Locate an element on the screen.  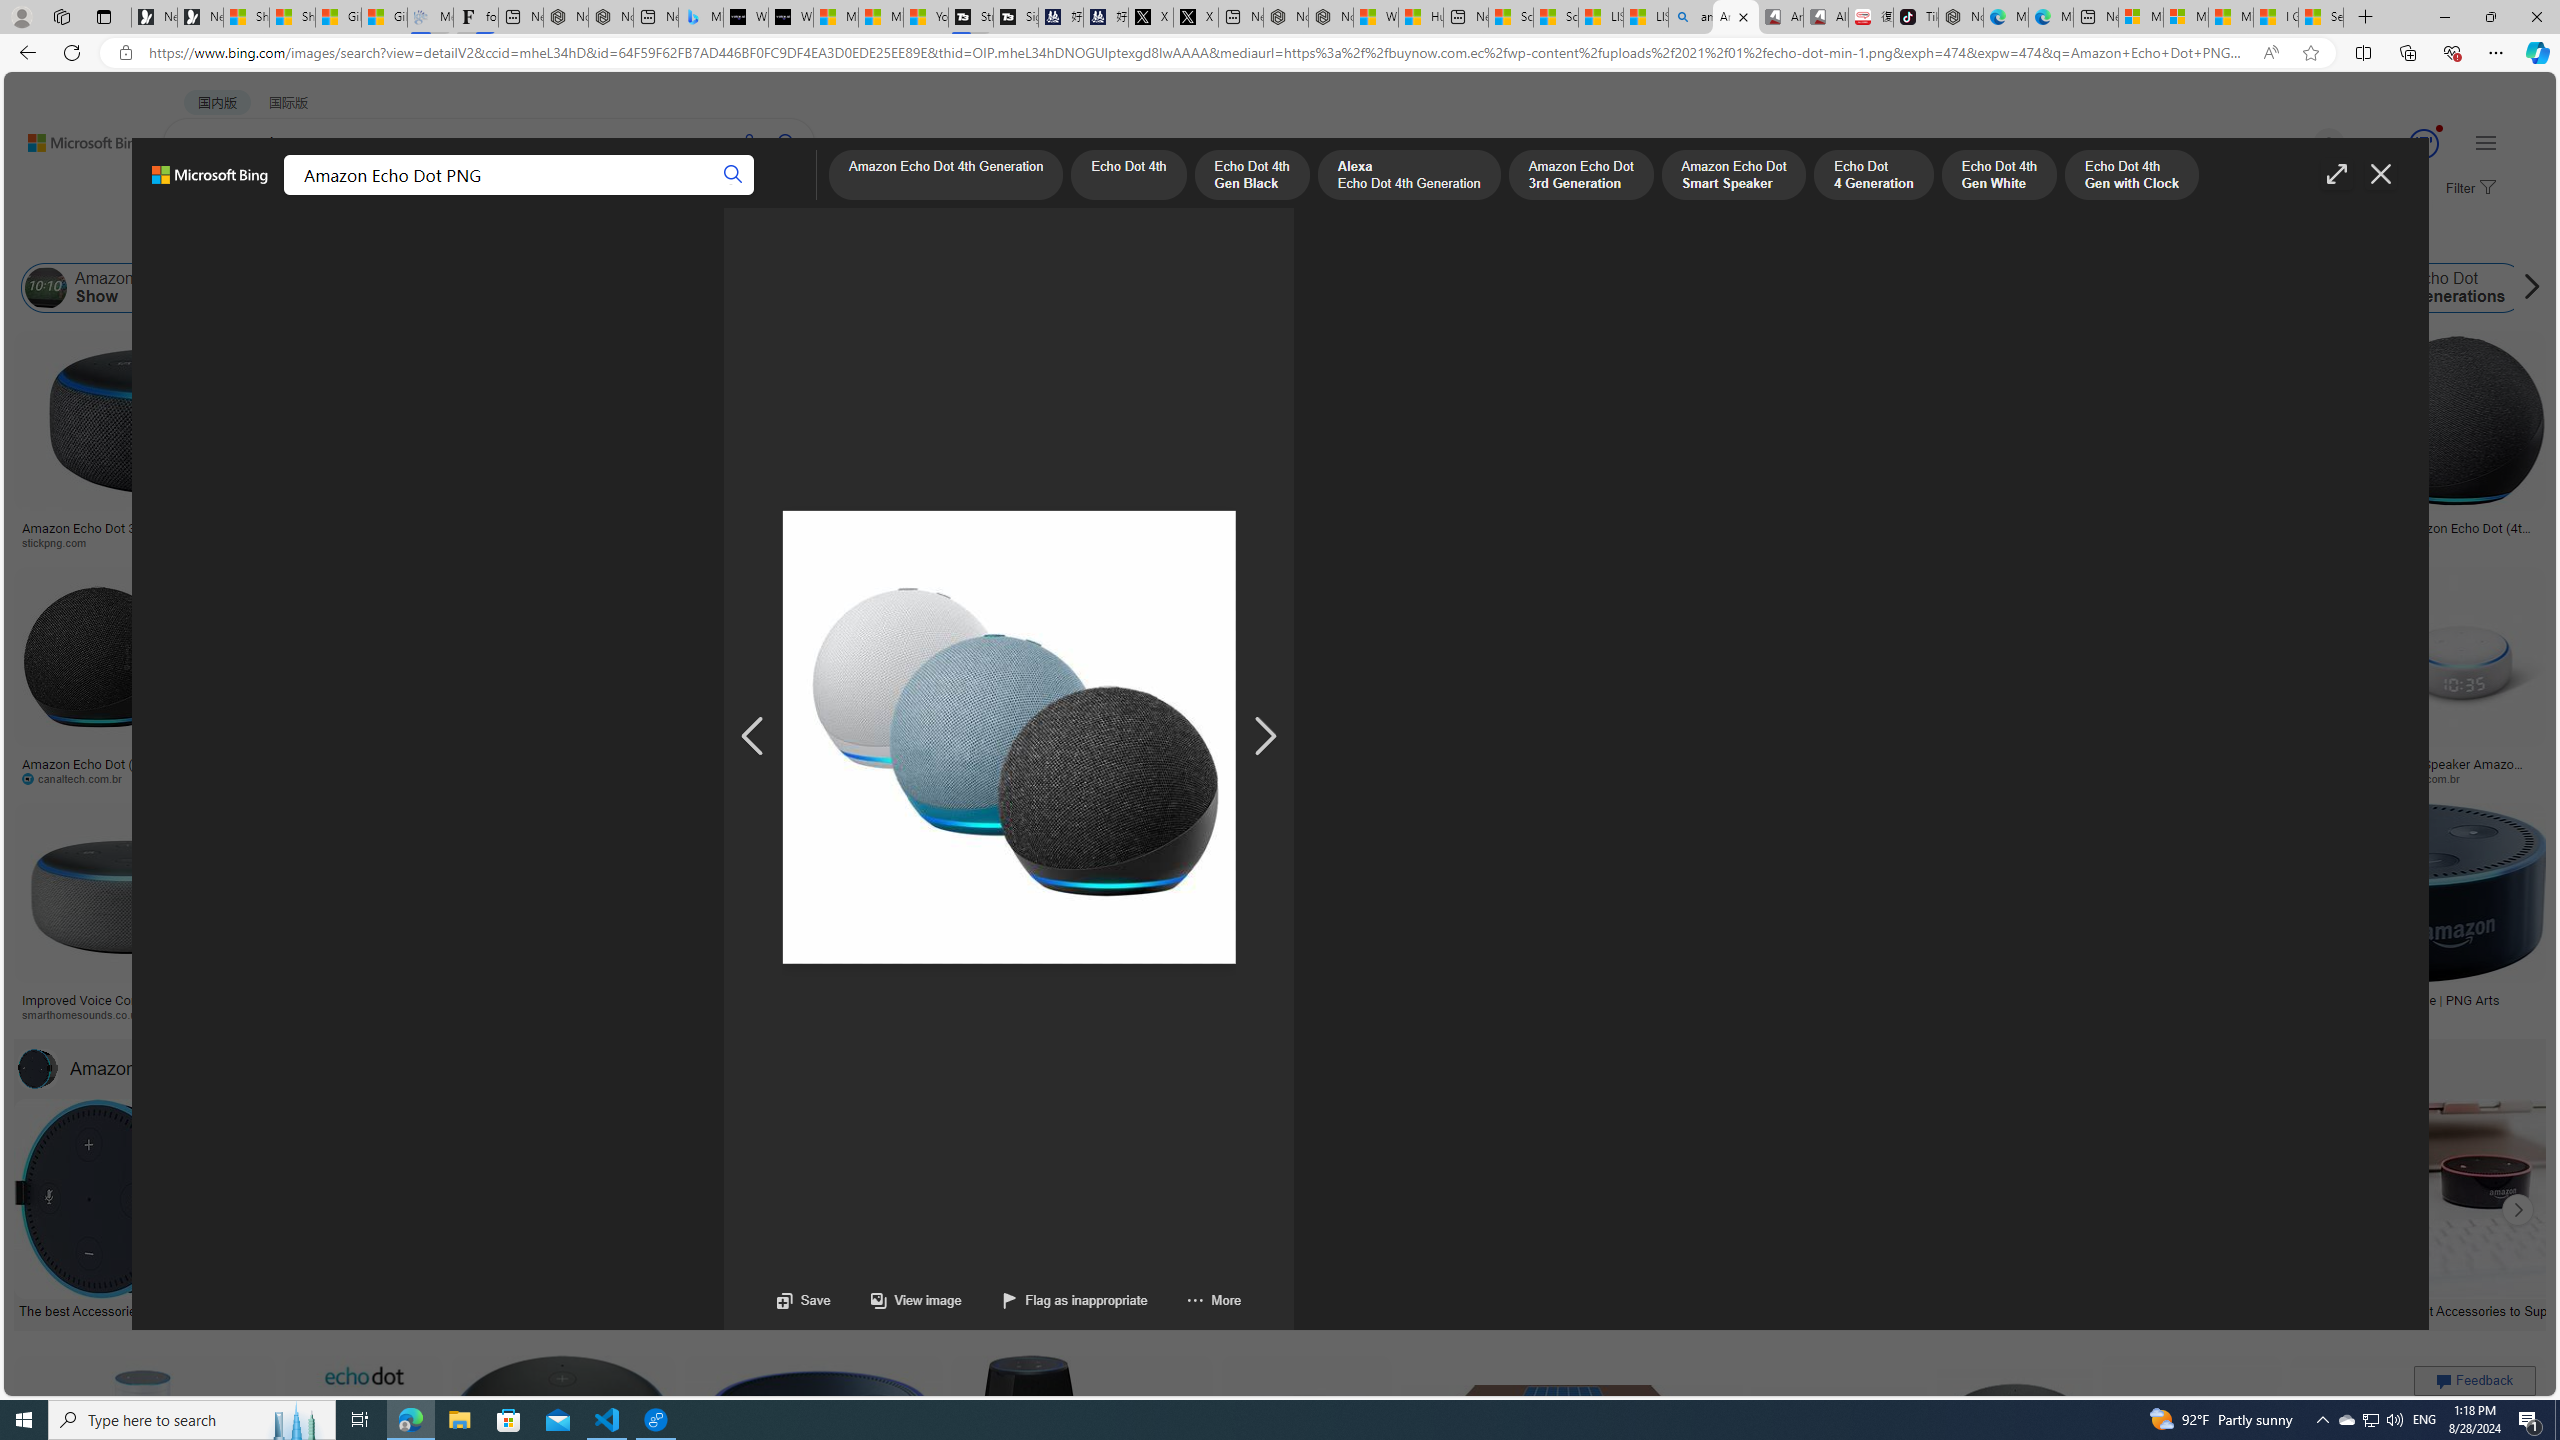
'License' is located at coordinates (664, 237).